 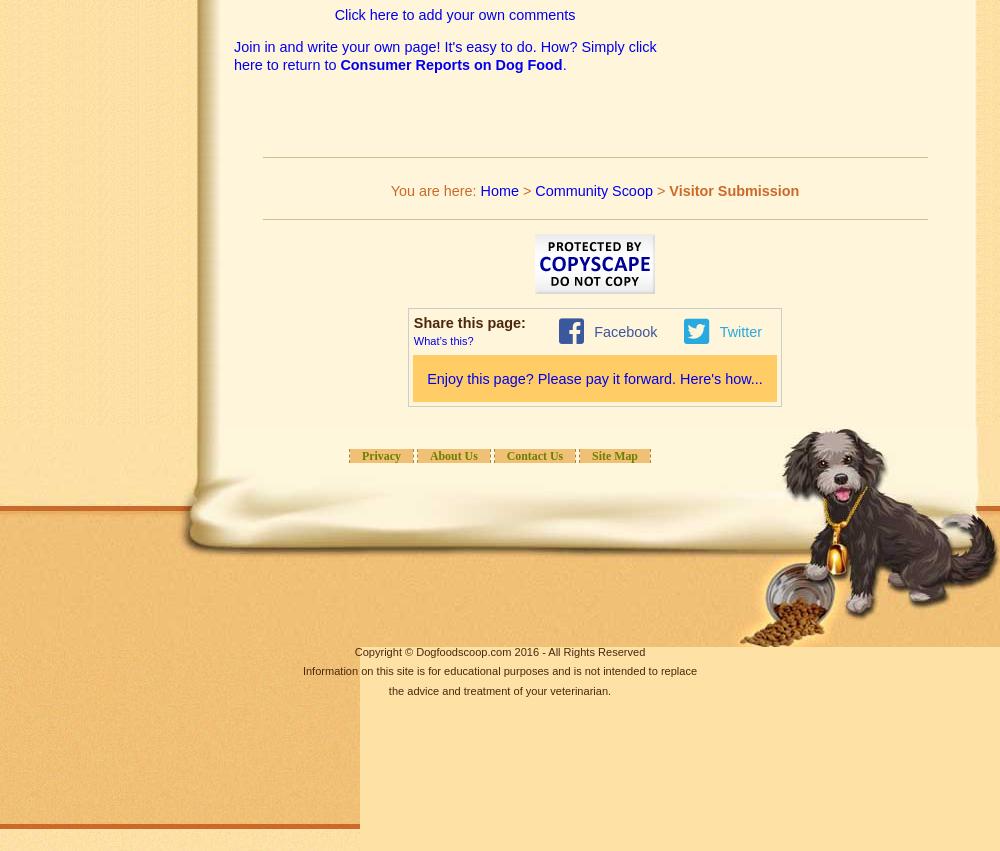 What do you see at coordinates (453, 13) in the screenshot?
I see `'Click here to add your own comments'` at bounding box center [453, 13].